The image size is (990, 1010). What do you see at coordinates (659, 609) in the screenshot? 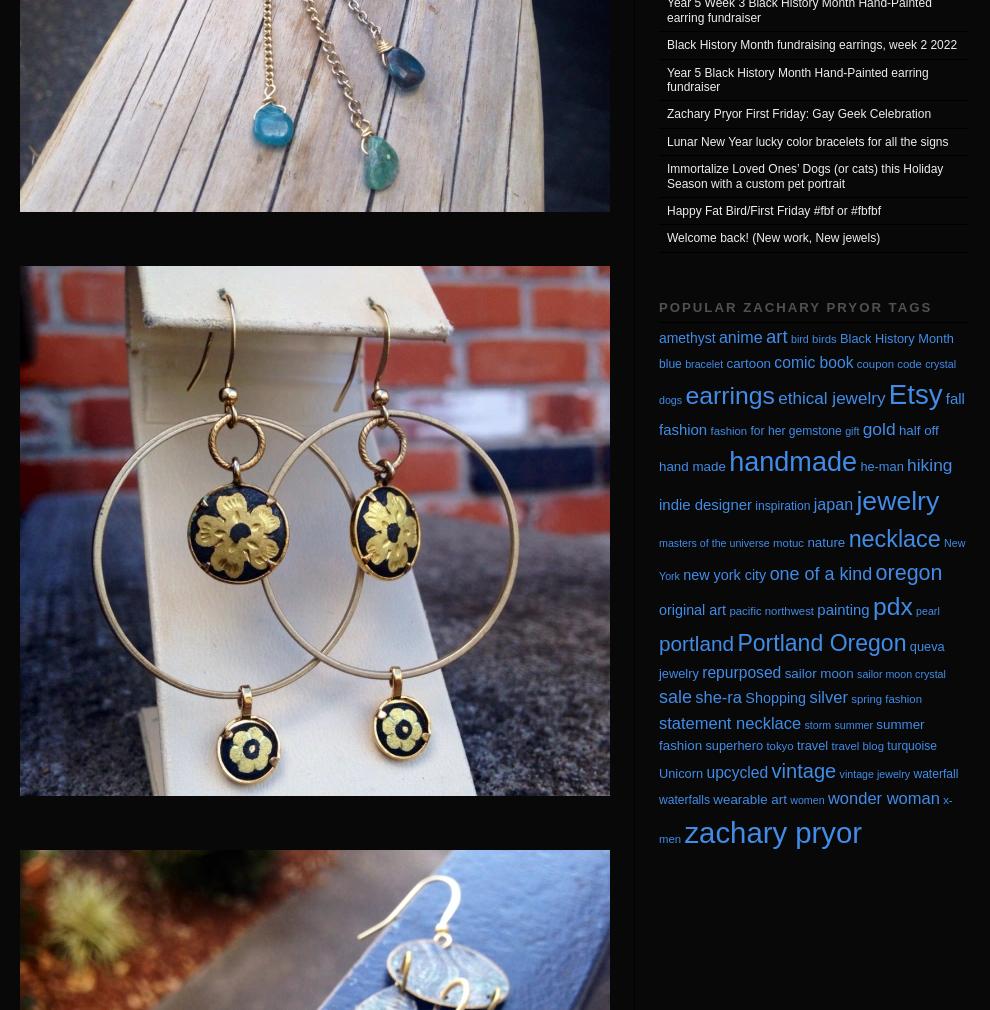
I see `'original art'` at bounding box center [659, 609].